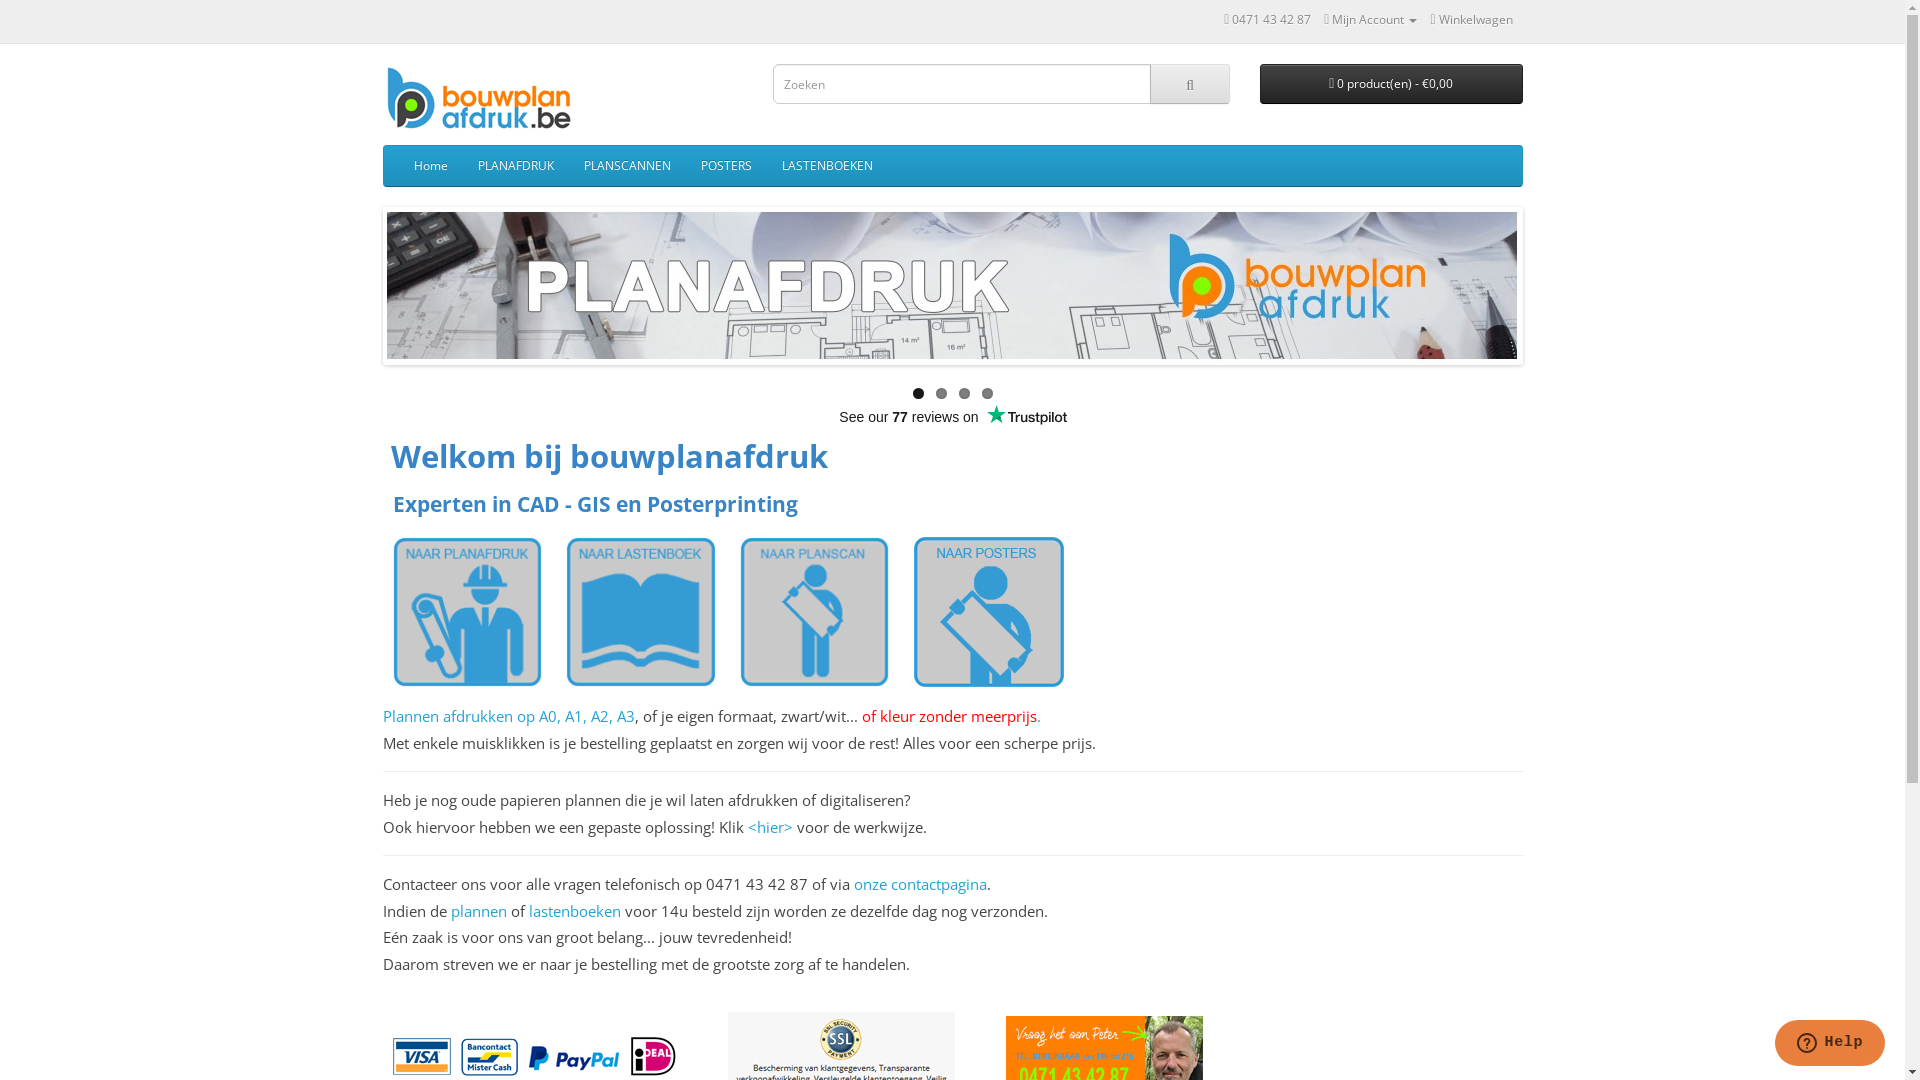 Image resolution: width=1920 pixels, height=1080 pixels. I want to click on 'Opens a widget where you can chat to one of our agents', so click(1774, 1044).